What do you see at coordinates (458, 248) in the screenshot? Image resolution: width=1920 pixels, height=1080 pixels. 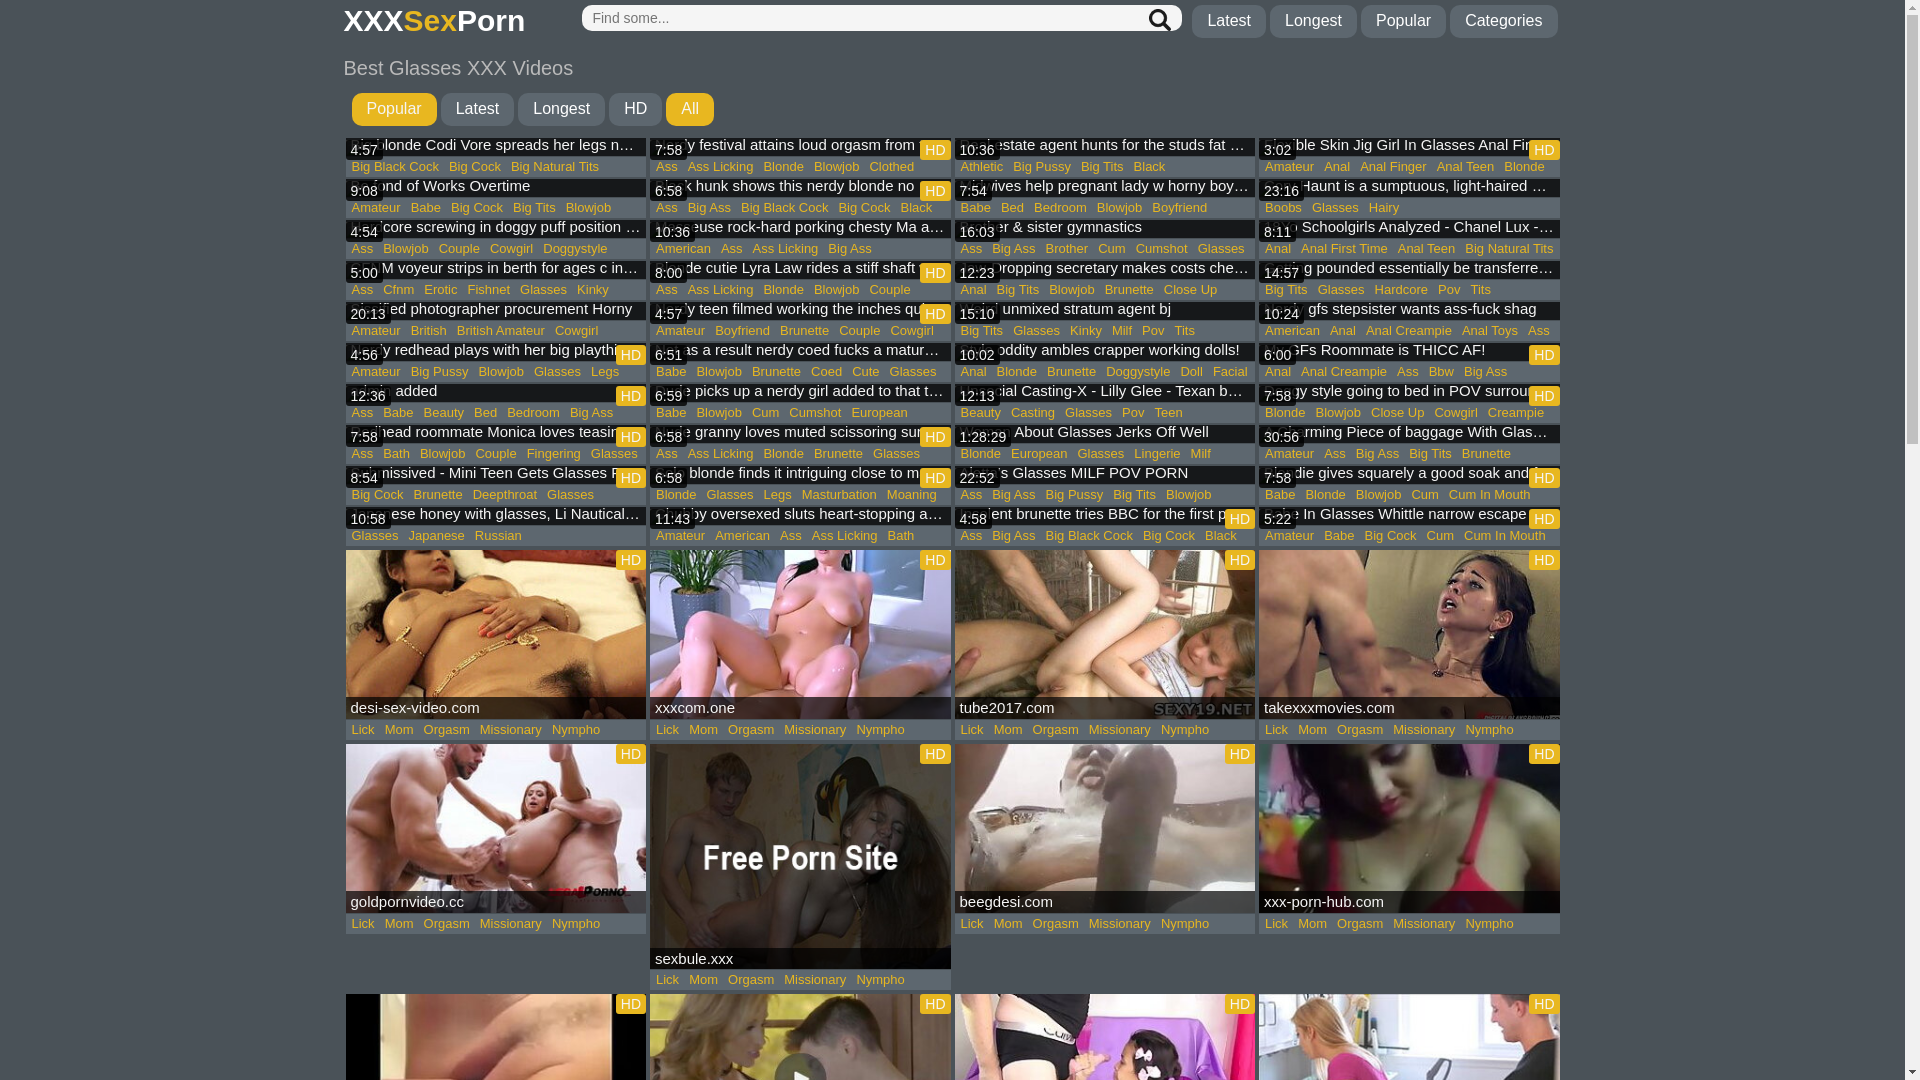 I see `'Couple'` at bounding box center [458, 248].